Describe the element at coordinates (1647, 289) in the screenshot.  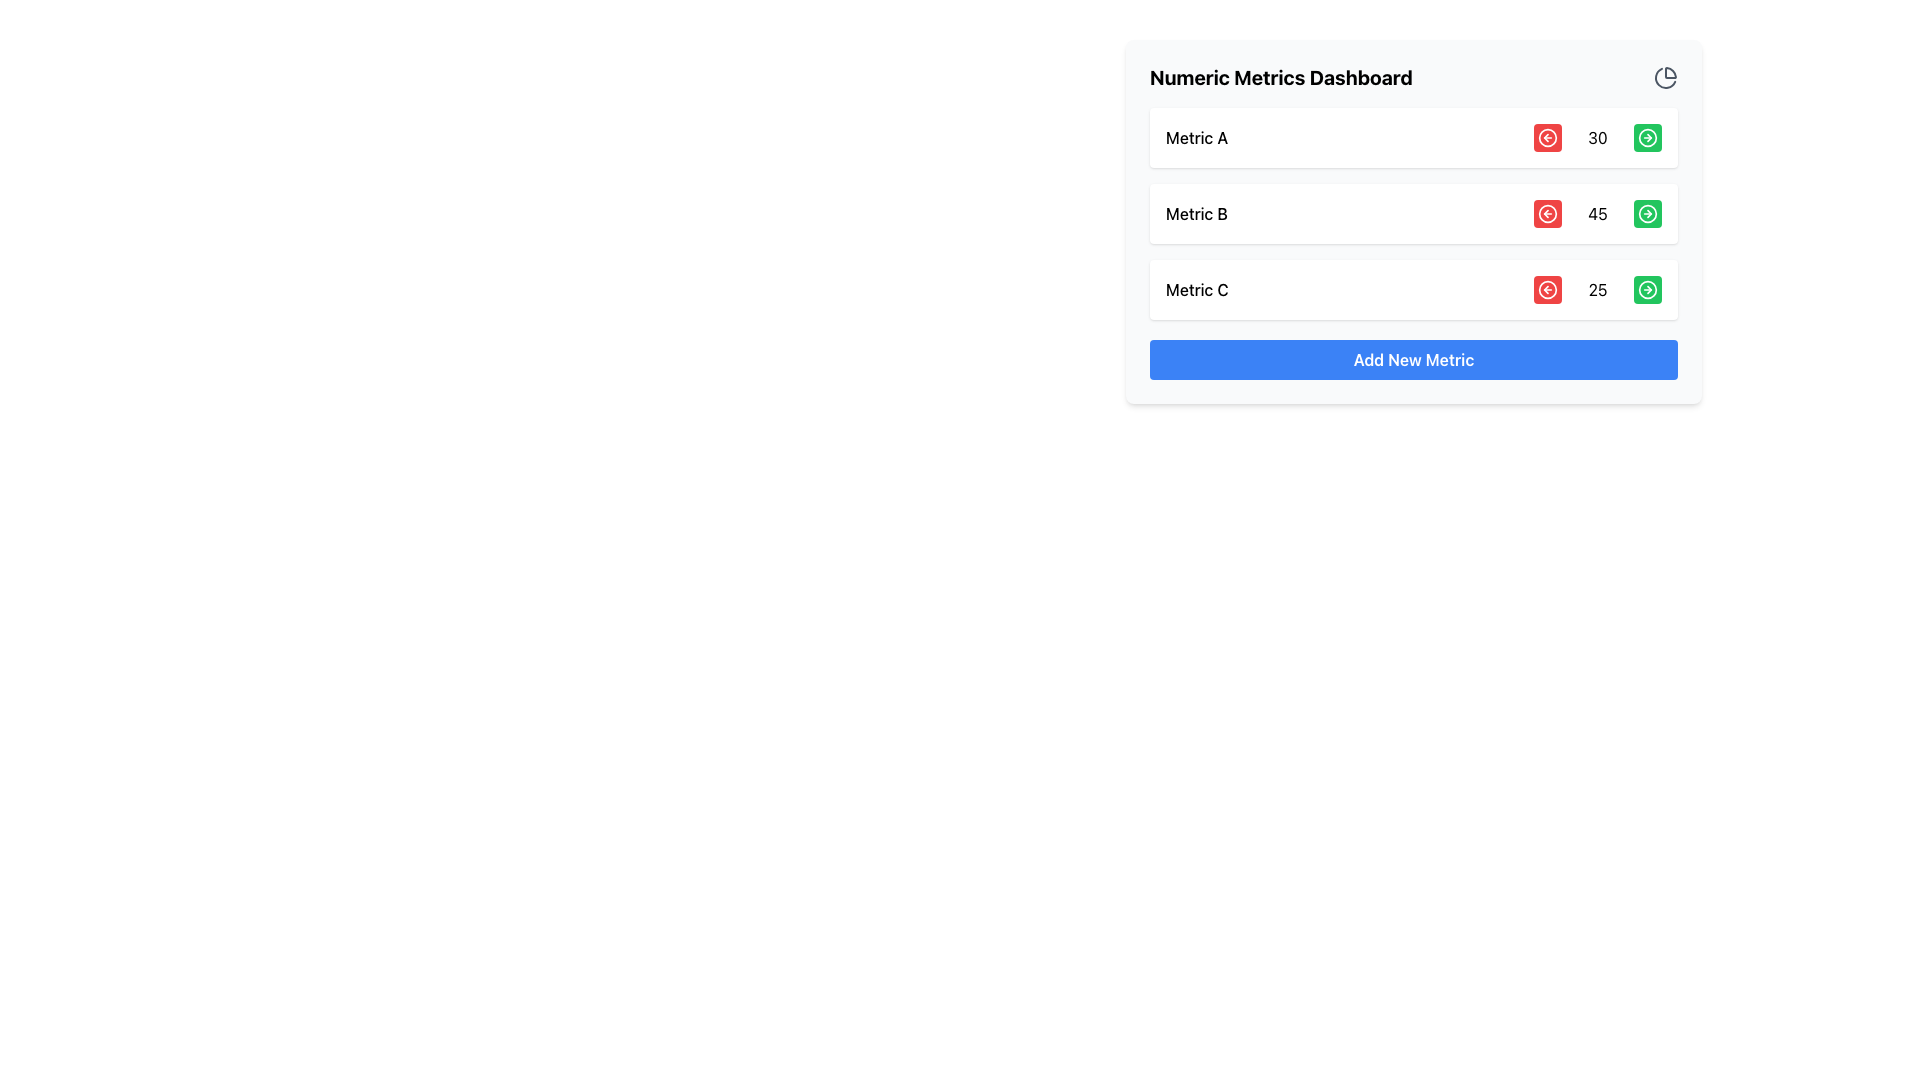
I see `the green circular button containing a right-pointing arrow icon located to the right of the text '25' in the bottommost row of the metrics dashboard` at that location.